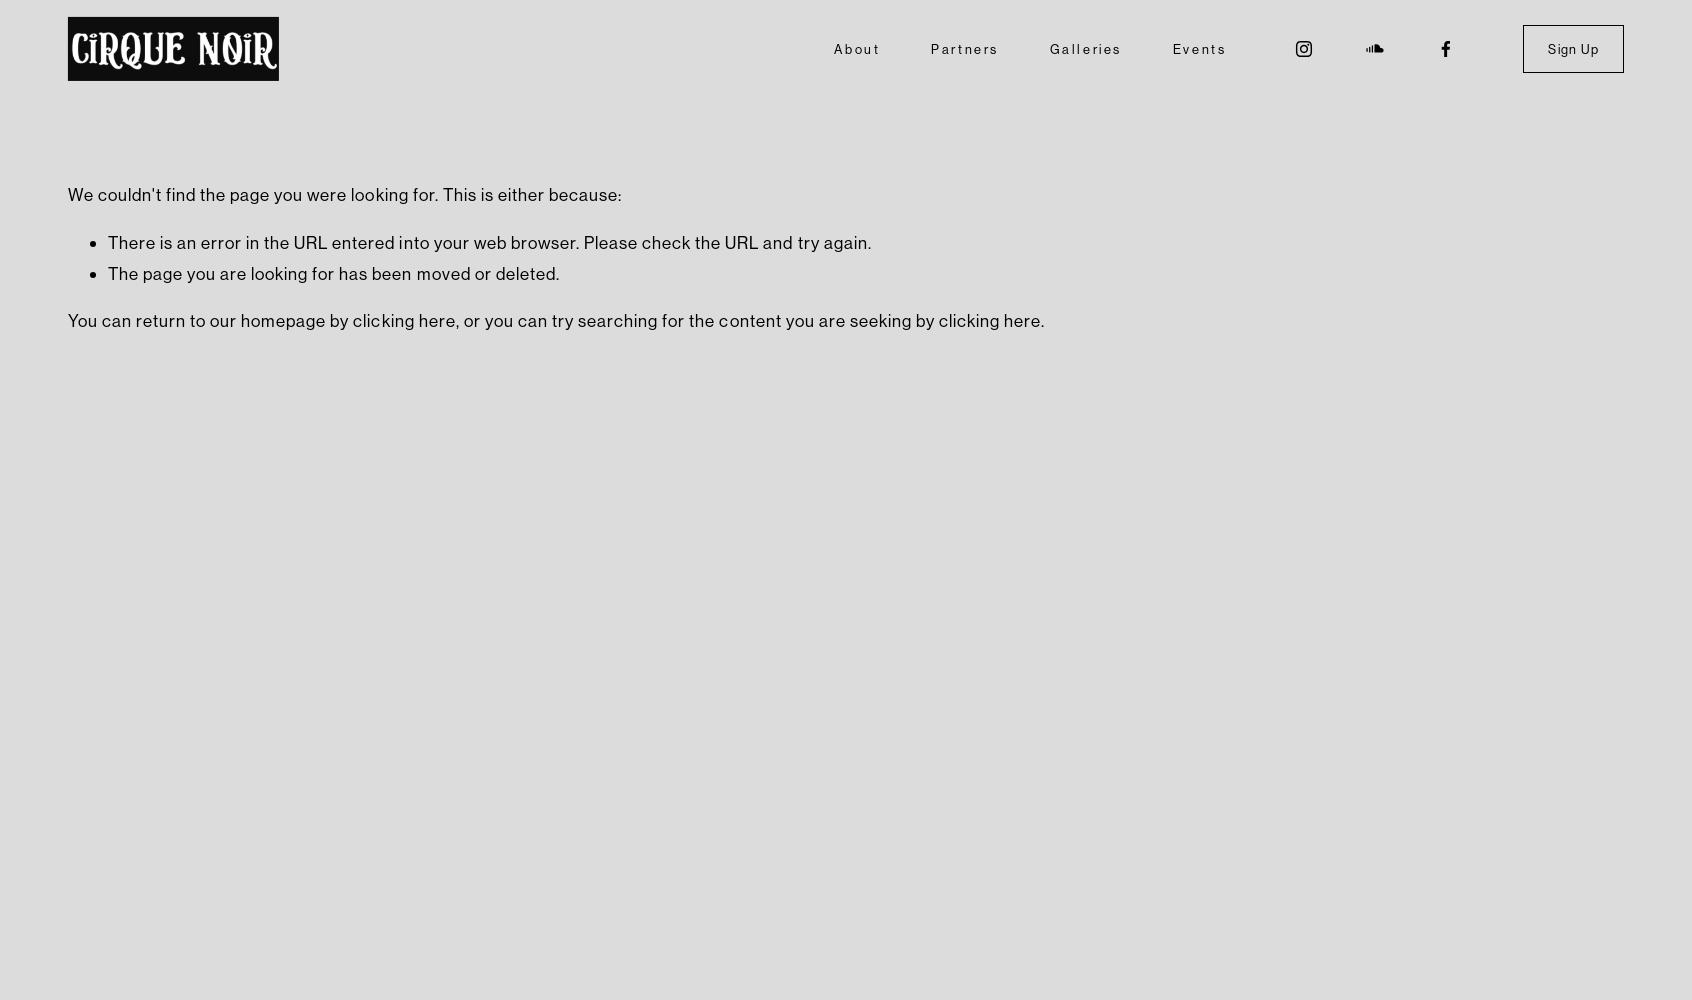 This screenshot has width=1692, height=1000. I want to click on ', or you can try searching for the
  content you are seeking by', so click(696, 319).